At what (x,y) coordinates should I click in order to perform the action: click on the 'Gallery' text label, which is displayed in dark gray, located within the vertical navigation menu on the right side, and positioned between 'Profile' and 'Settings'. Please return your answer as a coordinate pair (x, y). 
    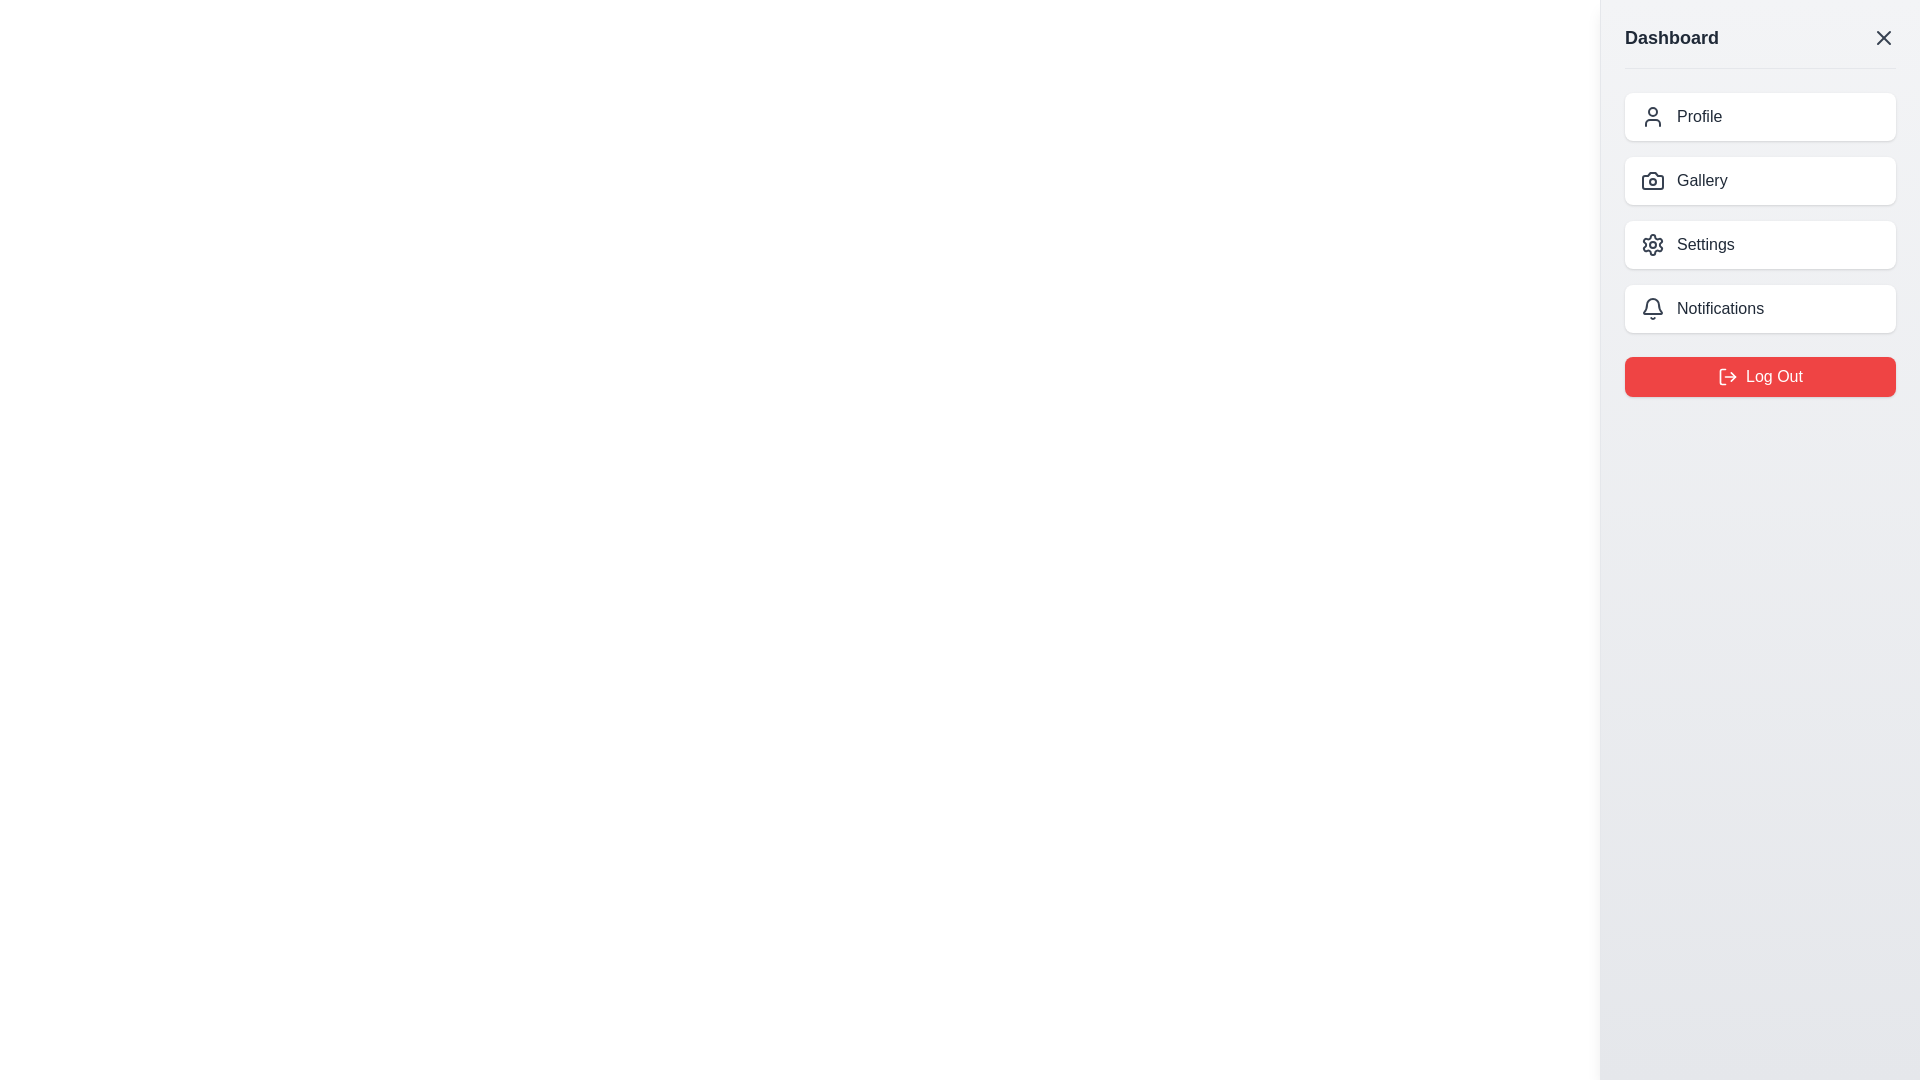
    Looking at the image, I should click on (1701, 181).